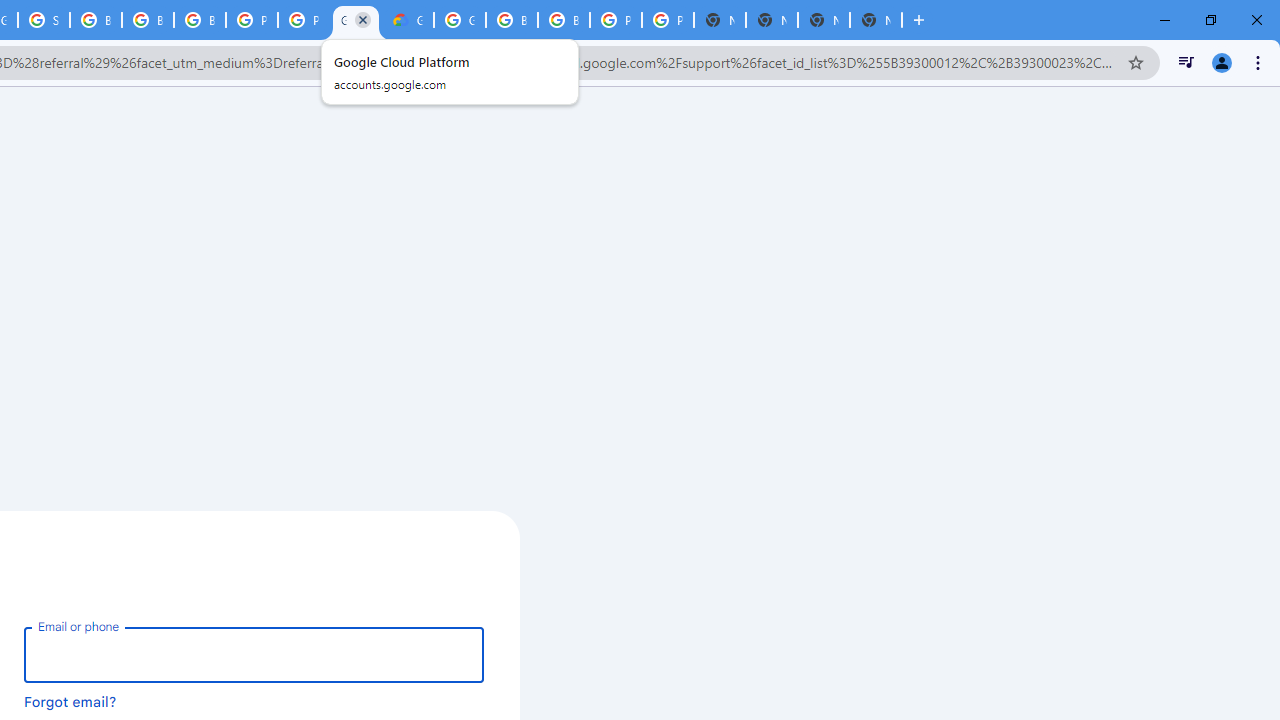  What do you see at coordinates (95, 20) in the screenshot?
I see `'Browse Chrome as a guest - Computer - Google Chrome Help'` at bounding box center [95, 20].